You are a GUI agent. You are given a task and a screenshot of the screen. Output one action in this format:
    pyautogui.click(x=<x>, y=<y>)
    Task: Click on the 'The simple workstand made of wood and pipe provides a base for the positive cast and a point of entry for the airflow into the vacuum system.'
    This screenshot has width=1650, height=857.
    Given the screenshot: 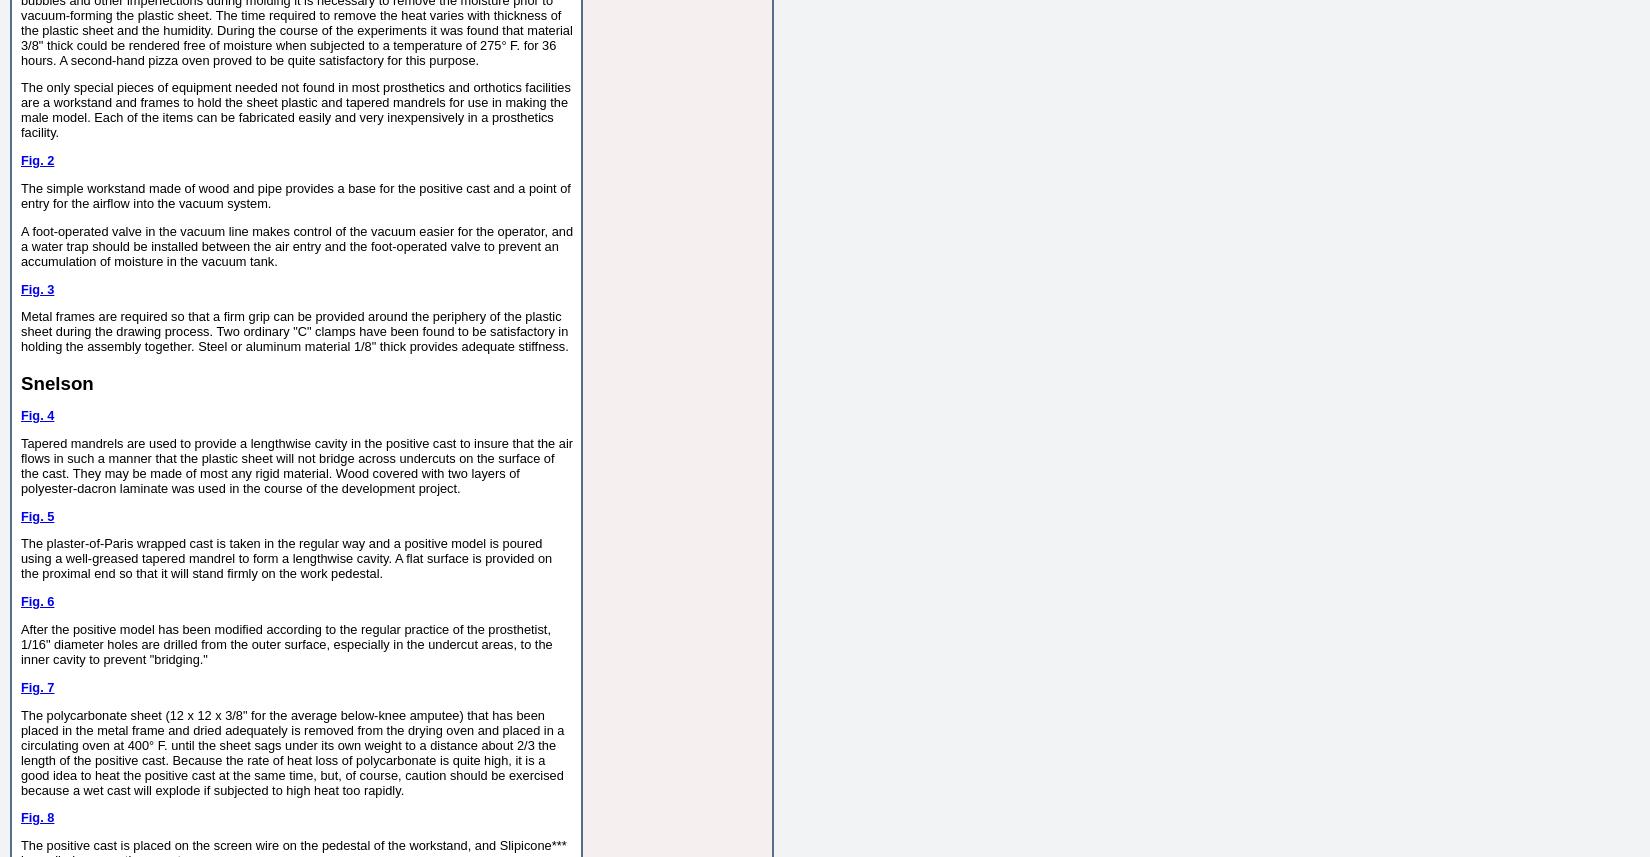 What is the action you would take?
    pyautogui.click(x=20, y=195)
    